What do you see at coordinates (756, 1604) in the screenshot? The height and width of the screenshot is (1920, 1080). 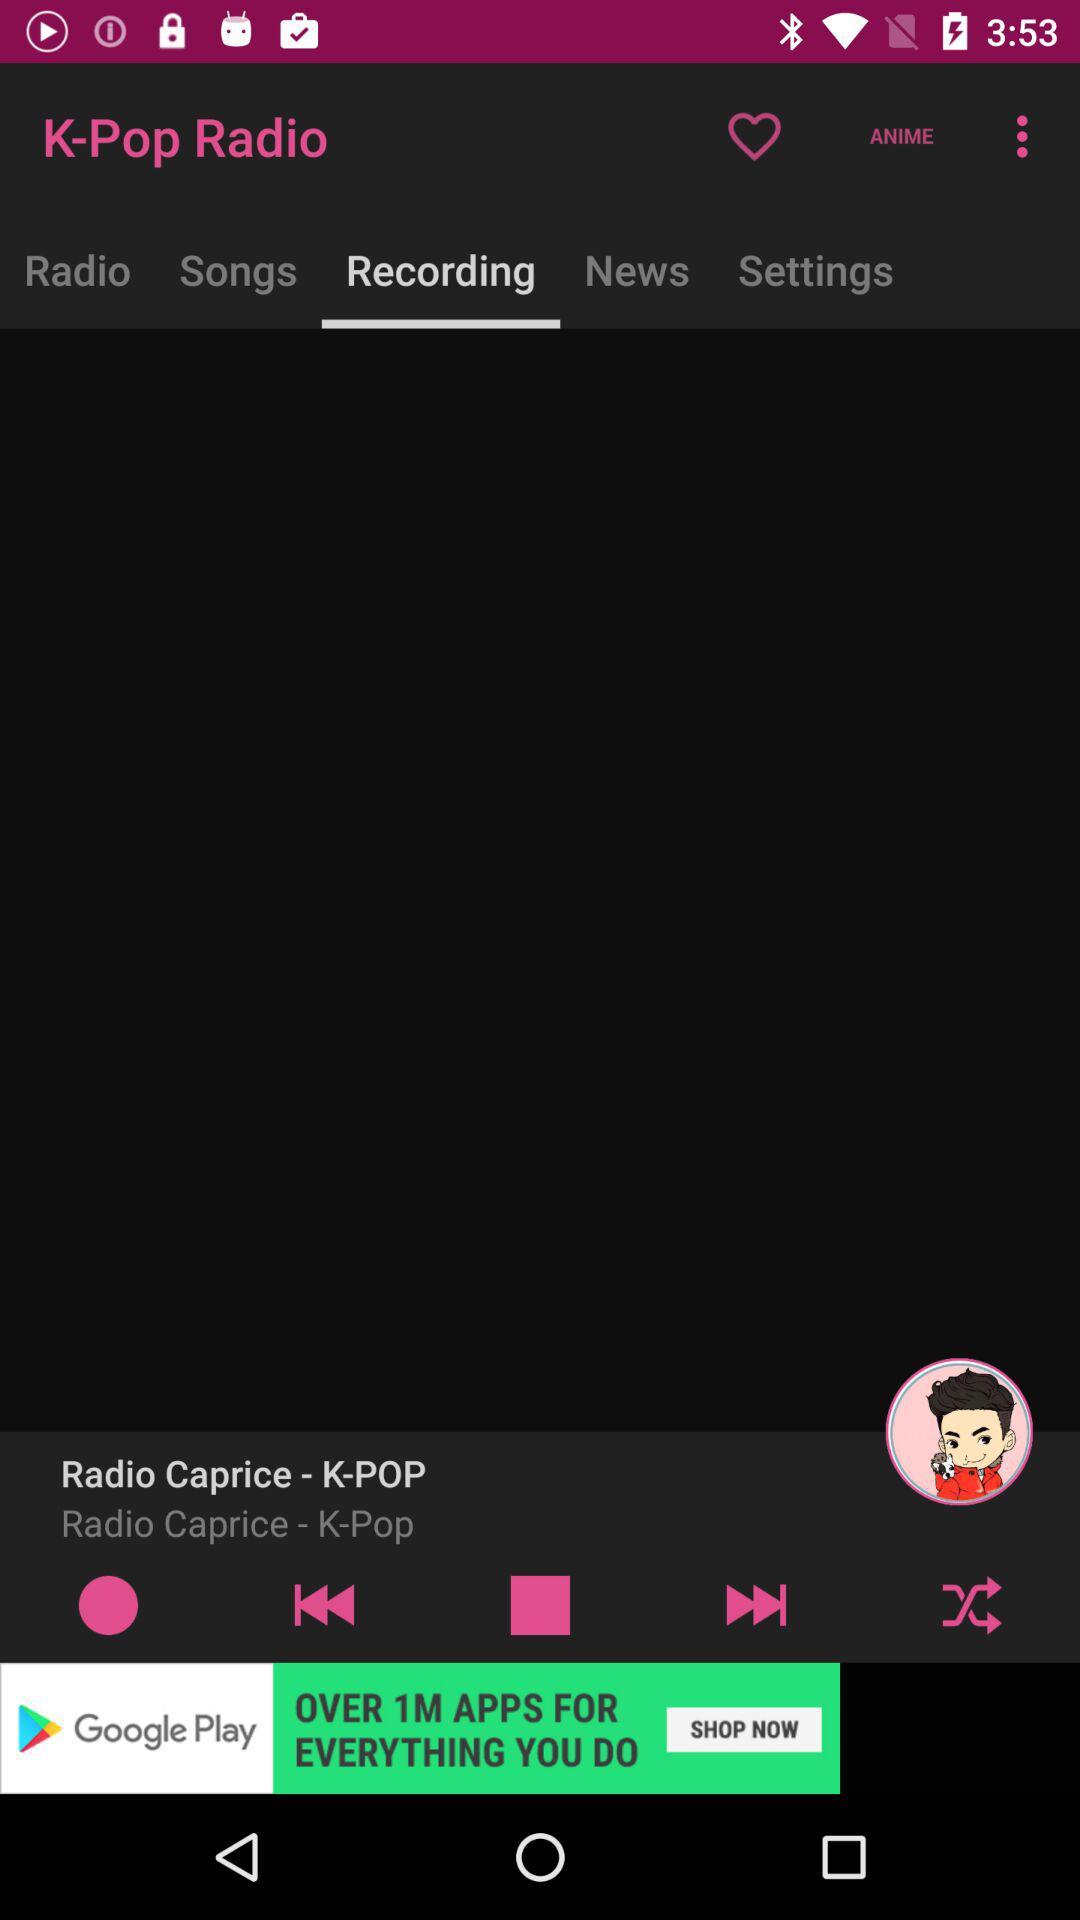 I see `the skip_next icon` at bounding box center [756, 1604].